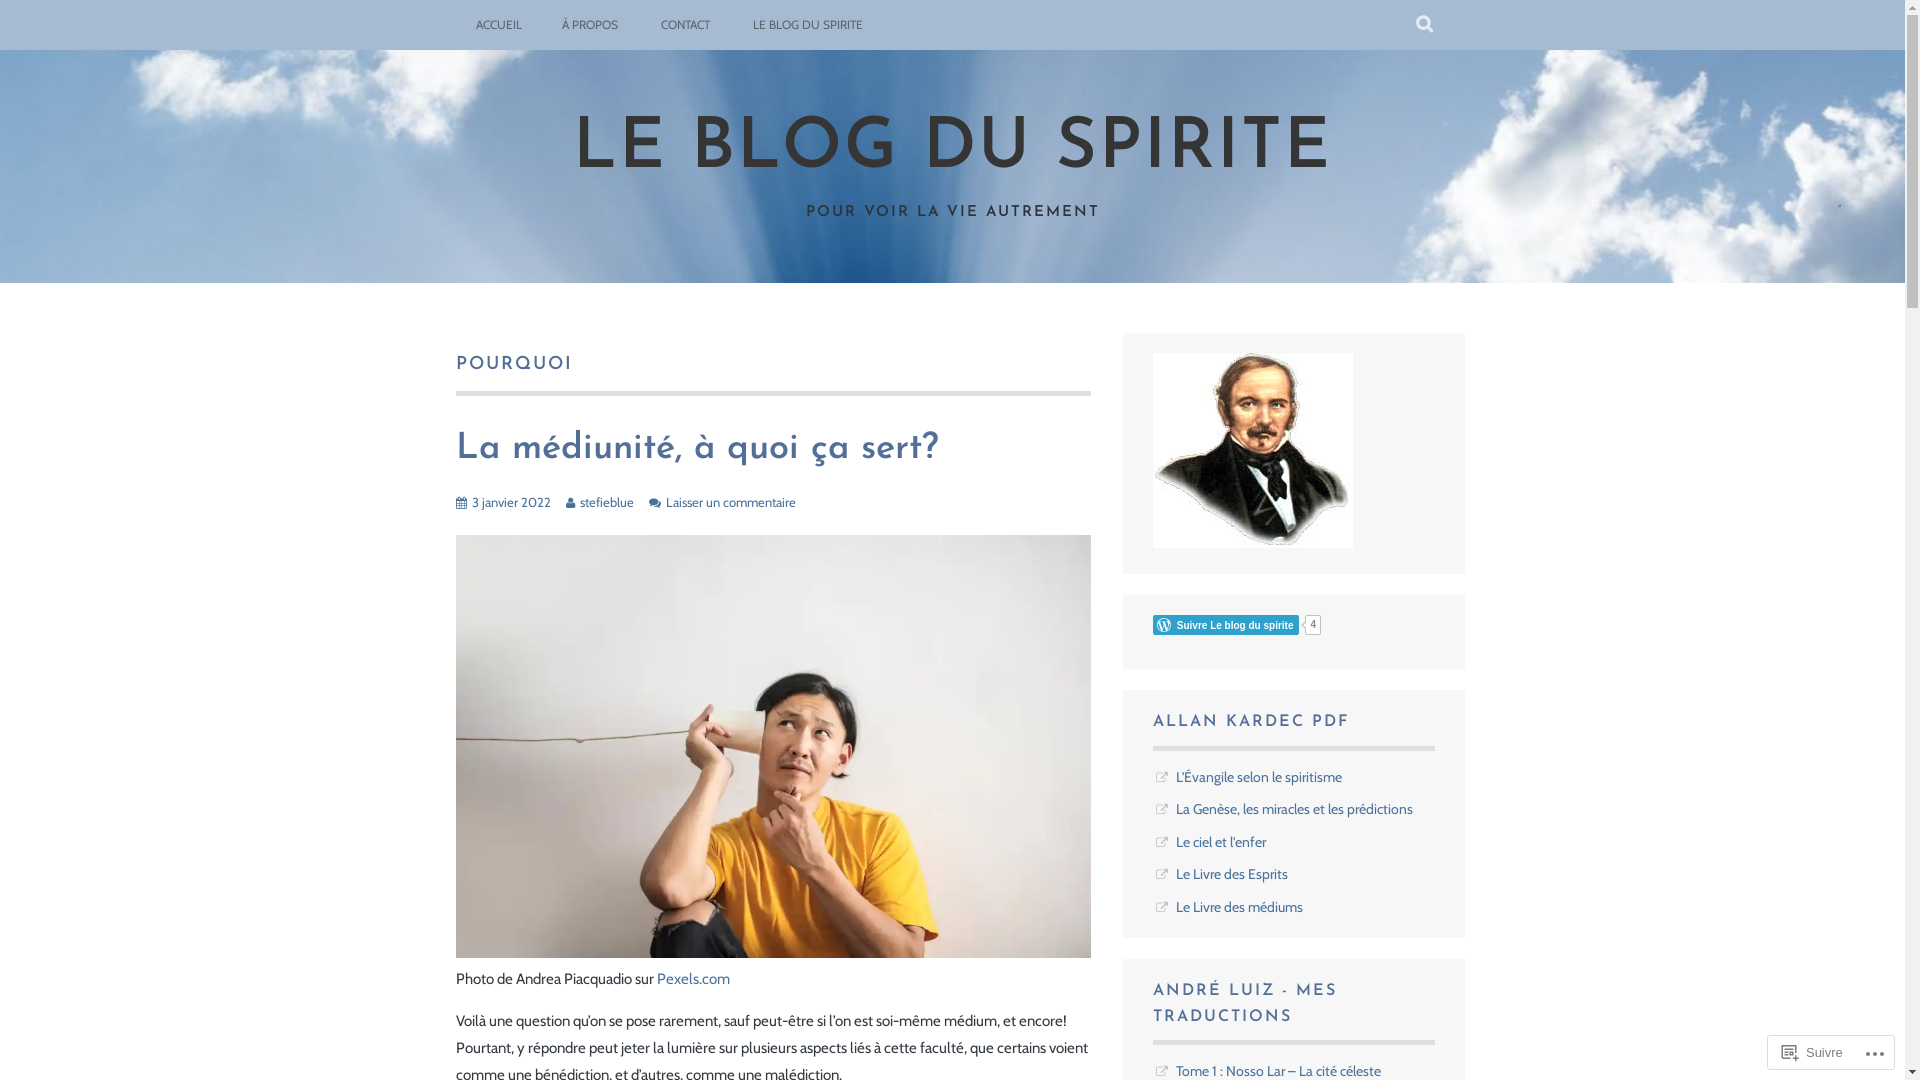 The width and height of the screenshot is (1920, 1080). What do you see at coordinates (729, 500) in the screenshot?
I see `'Laisser un commentaire'` at bounding box center [729, 500].